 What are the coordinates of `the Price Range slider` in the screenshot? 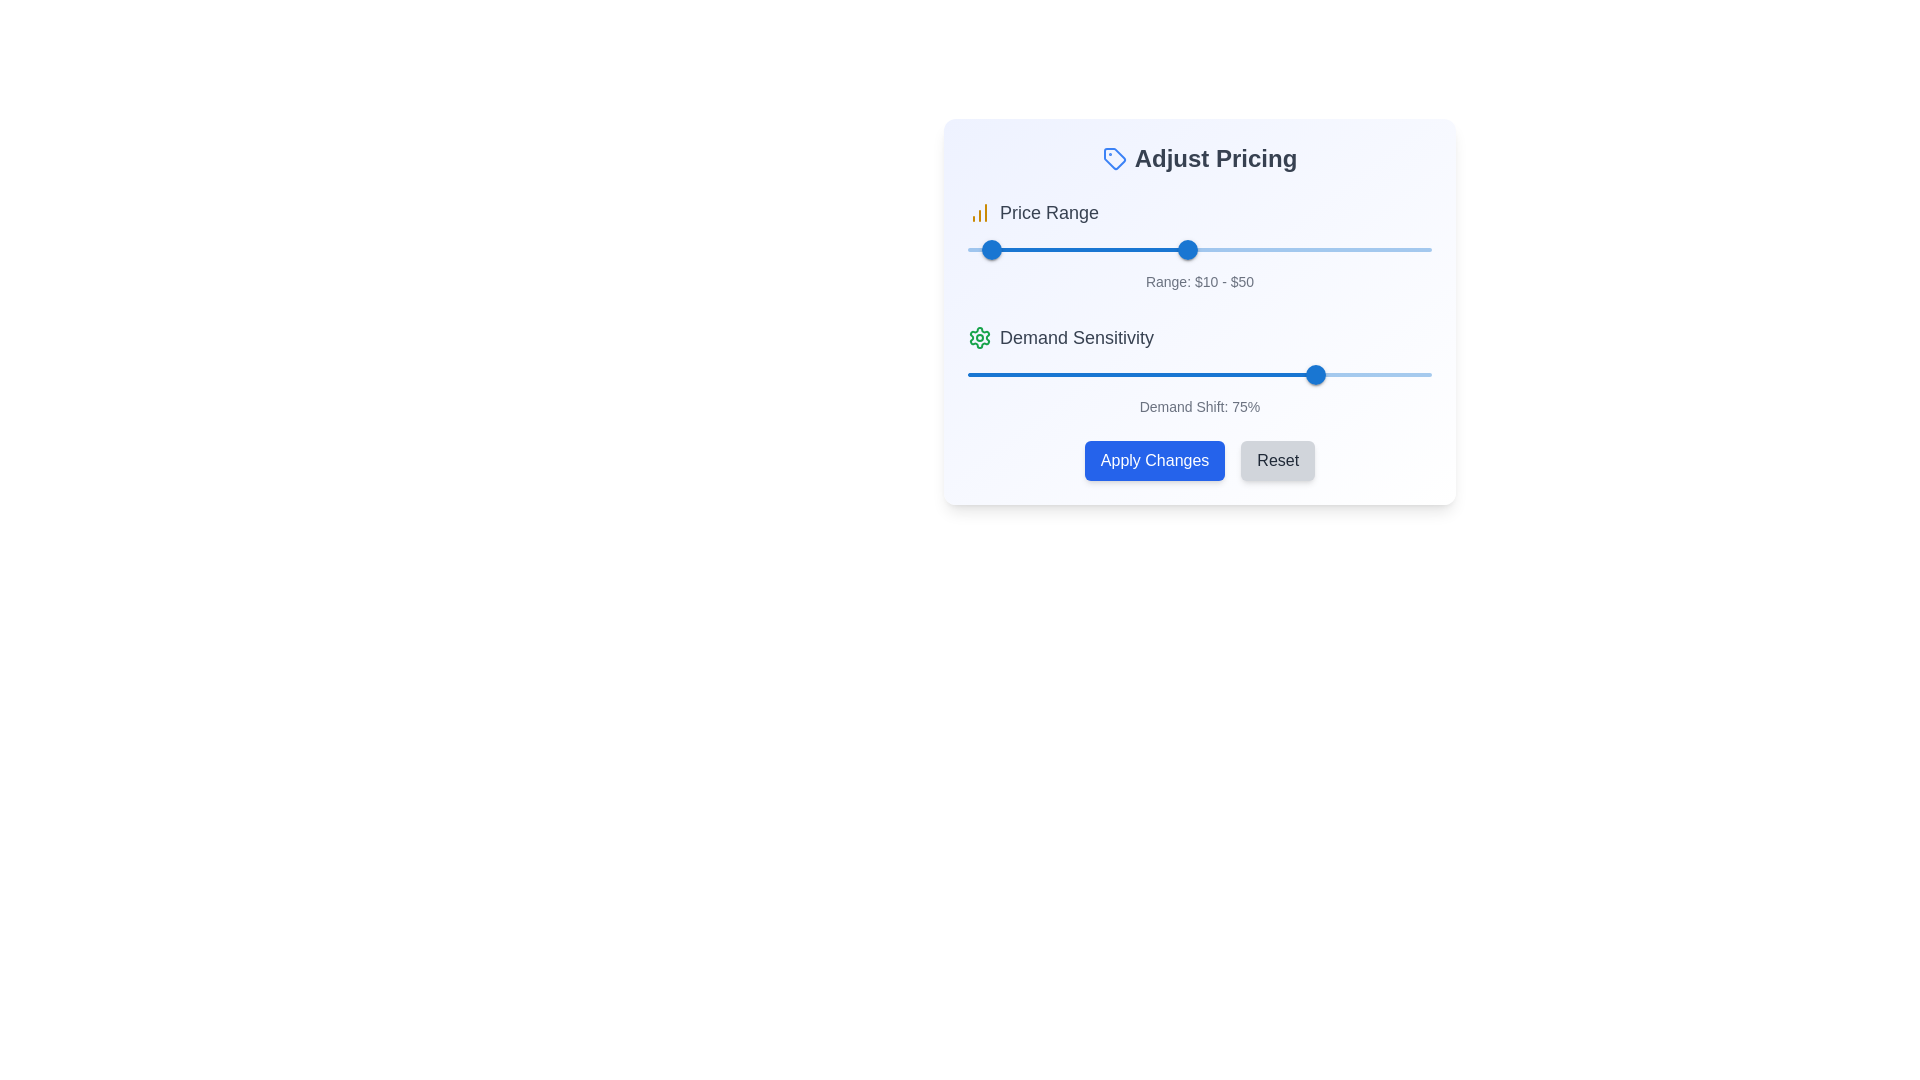 It's located at (998, 249).